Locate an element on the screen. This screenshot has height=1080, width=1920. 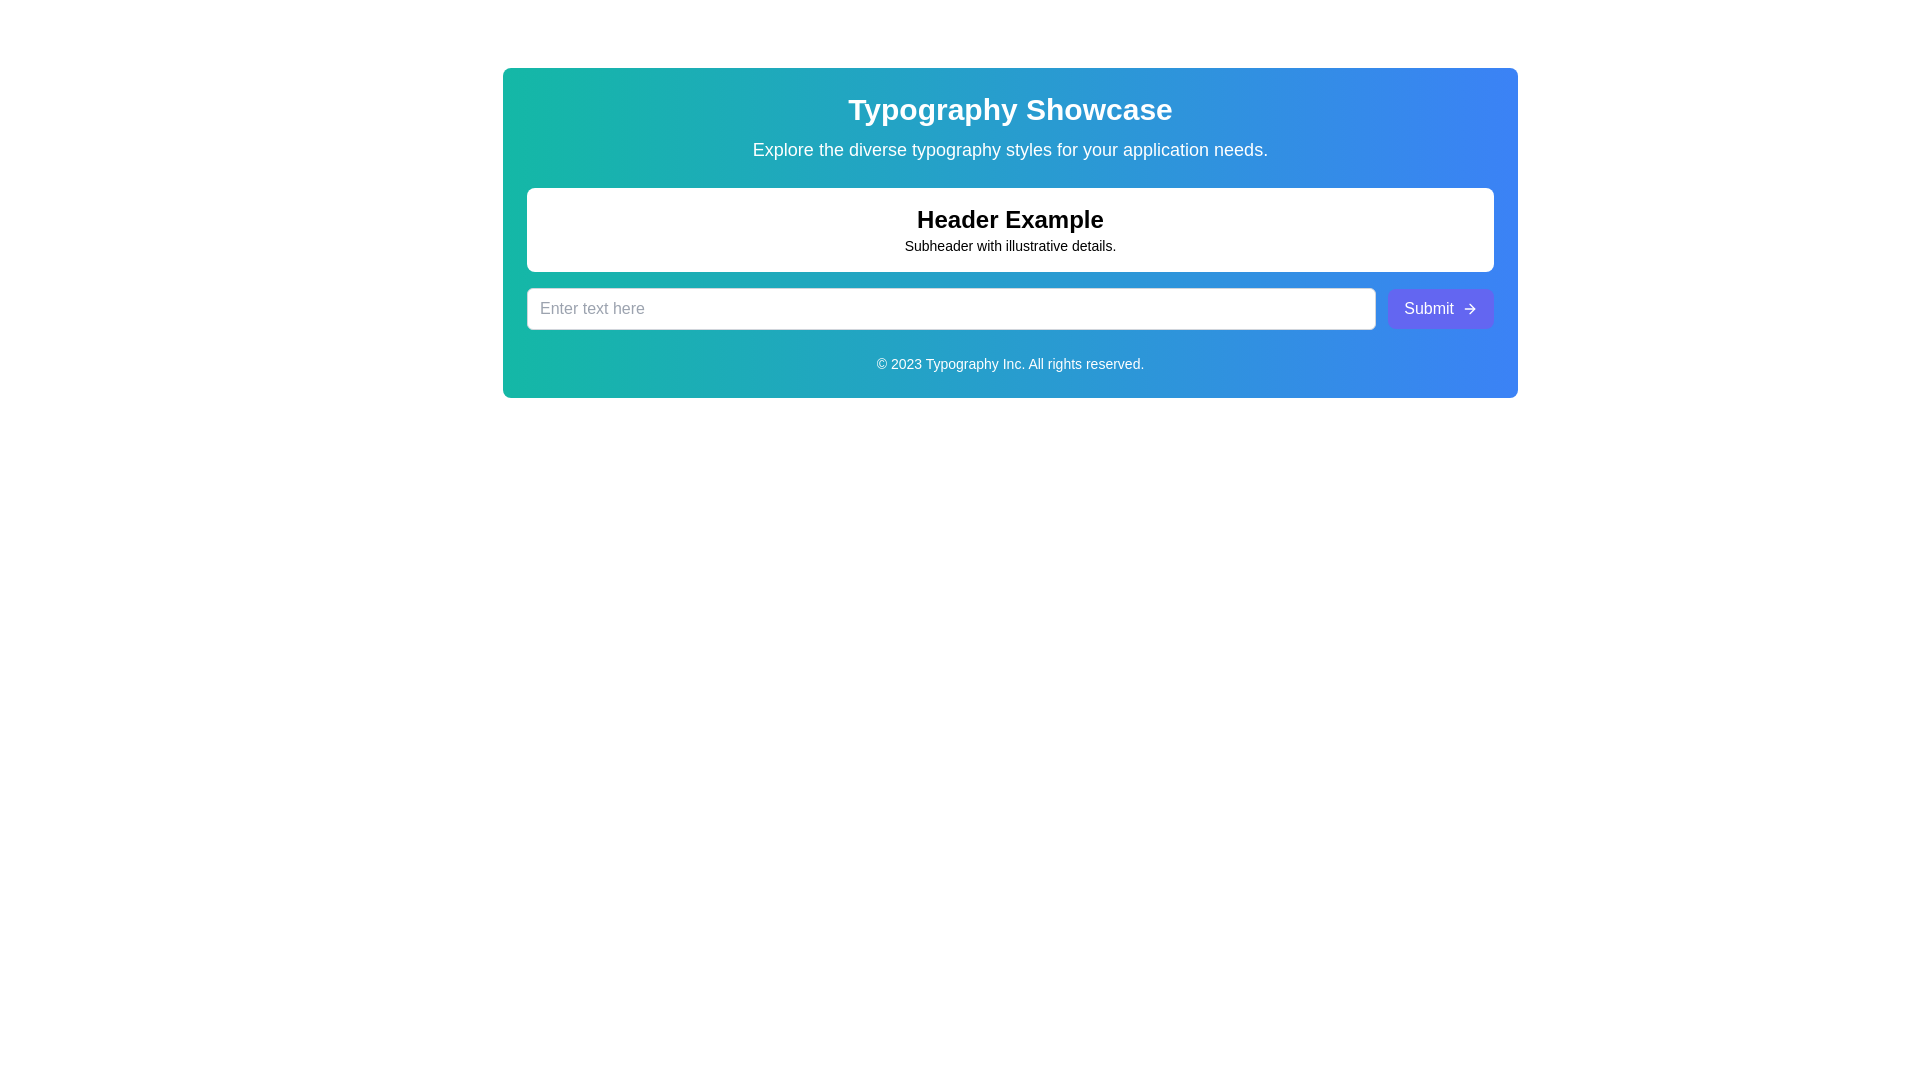
the descriptive subtitle located beneath the title 'Typography Showcase' in the header area of the application is located at coordinates (1010, 149).